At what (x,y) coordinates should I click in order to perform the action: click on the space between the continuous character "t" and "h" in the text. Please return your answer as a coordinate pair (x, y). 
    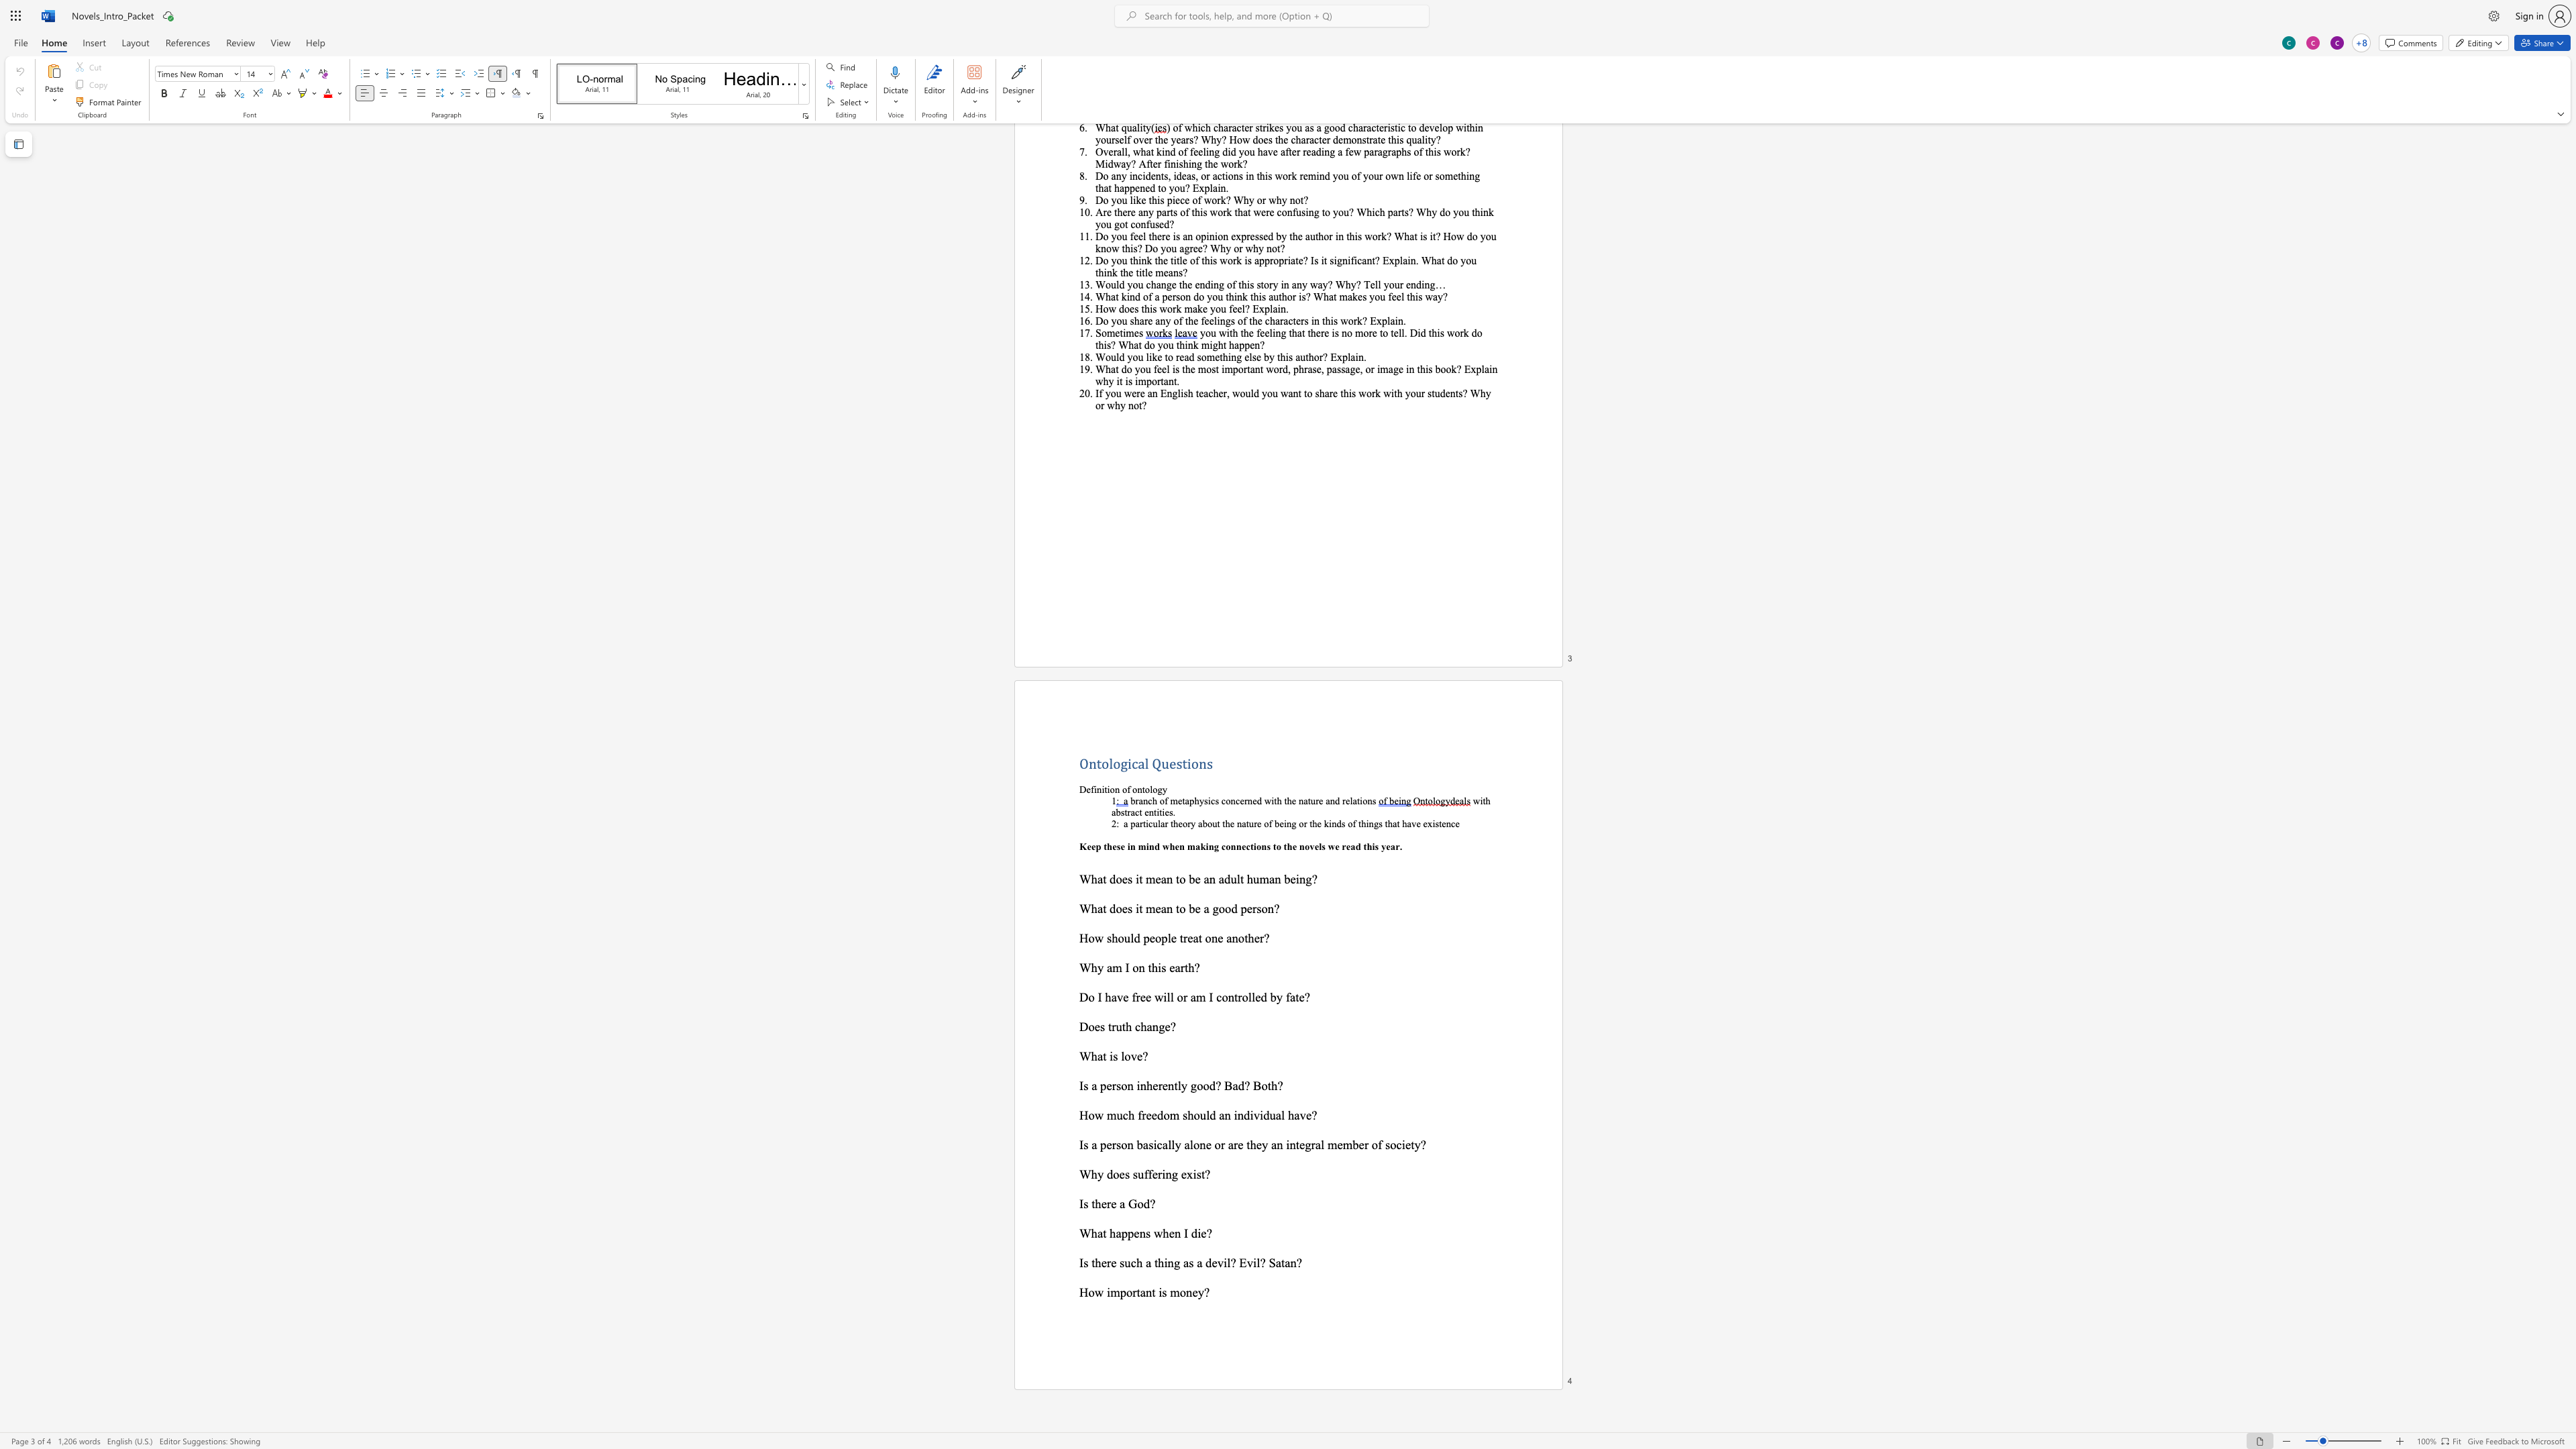
    Looking at the image, I should click on (1271, 1085).